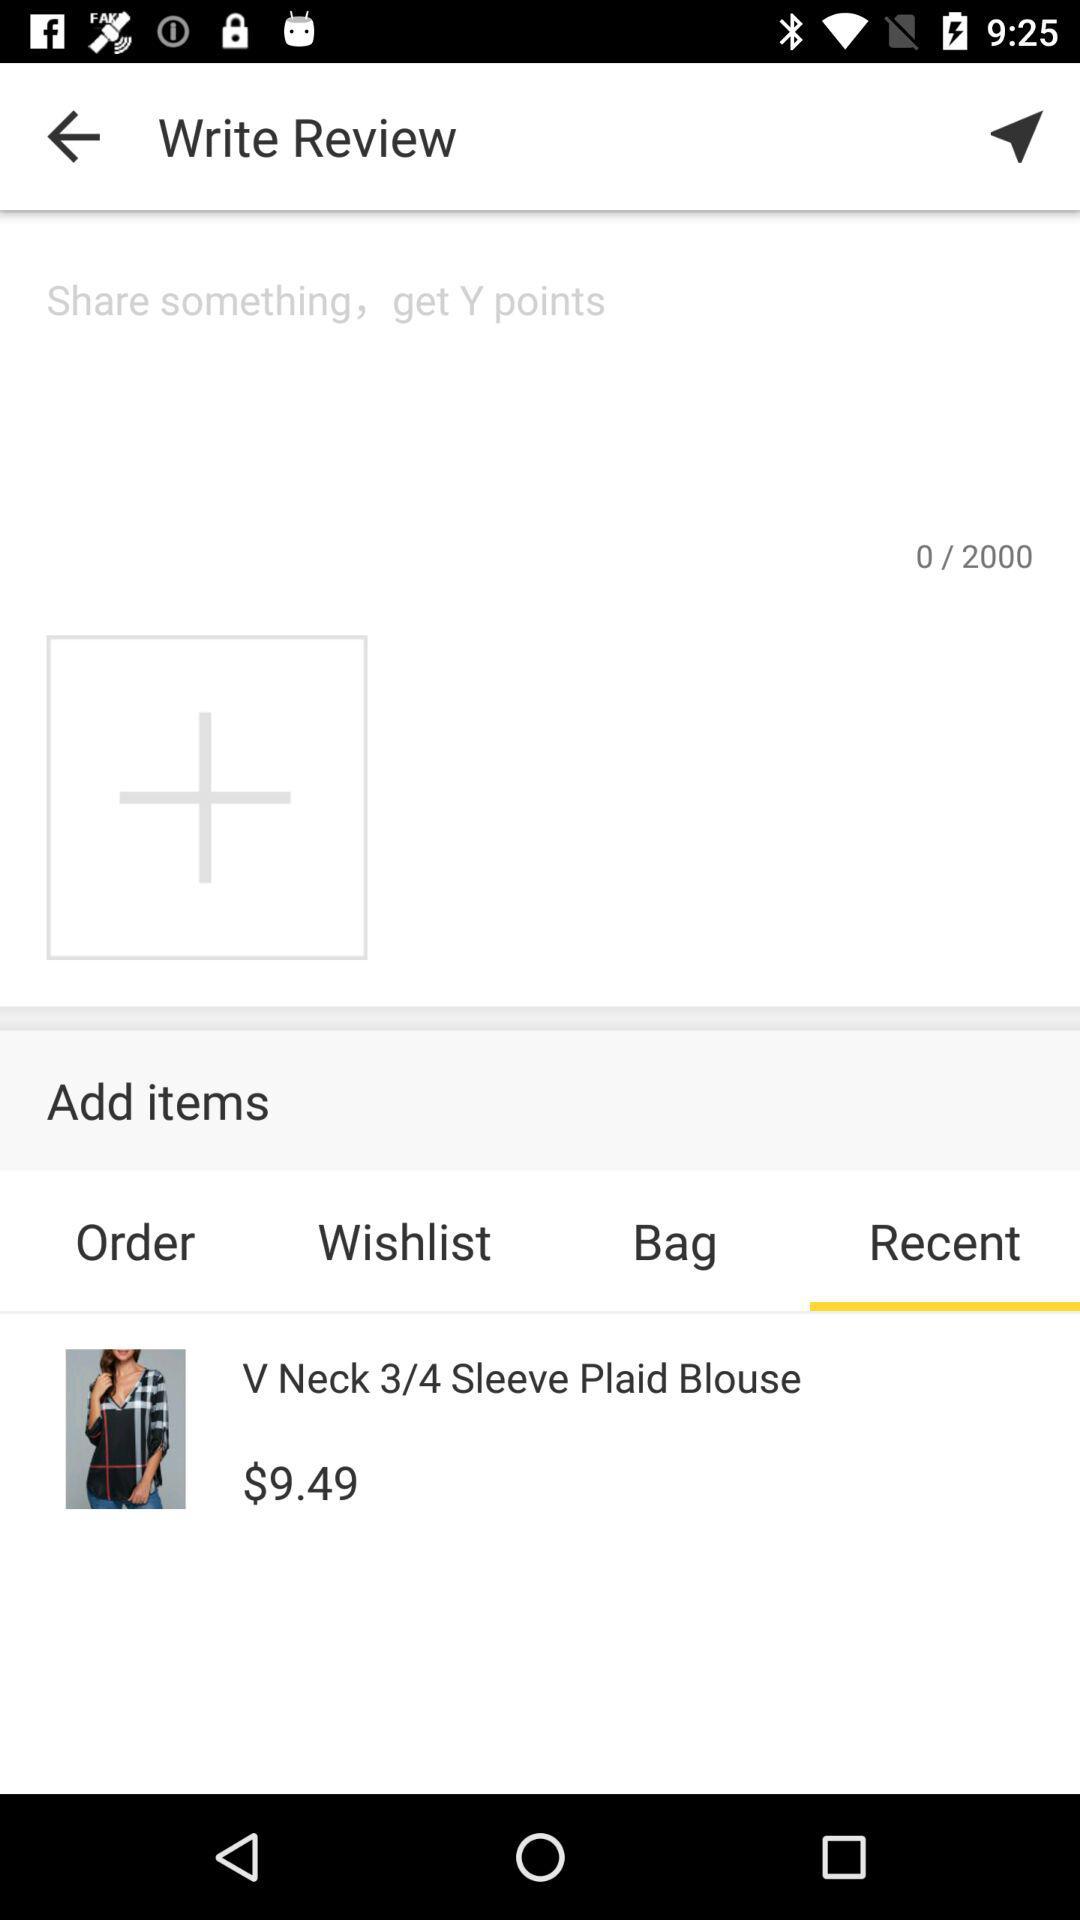 The width and height of the screenshot is (1080, 1920). Describe the element at coordinates (300, 1479) in the screenshot. I see `$9.49` at that location.